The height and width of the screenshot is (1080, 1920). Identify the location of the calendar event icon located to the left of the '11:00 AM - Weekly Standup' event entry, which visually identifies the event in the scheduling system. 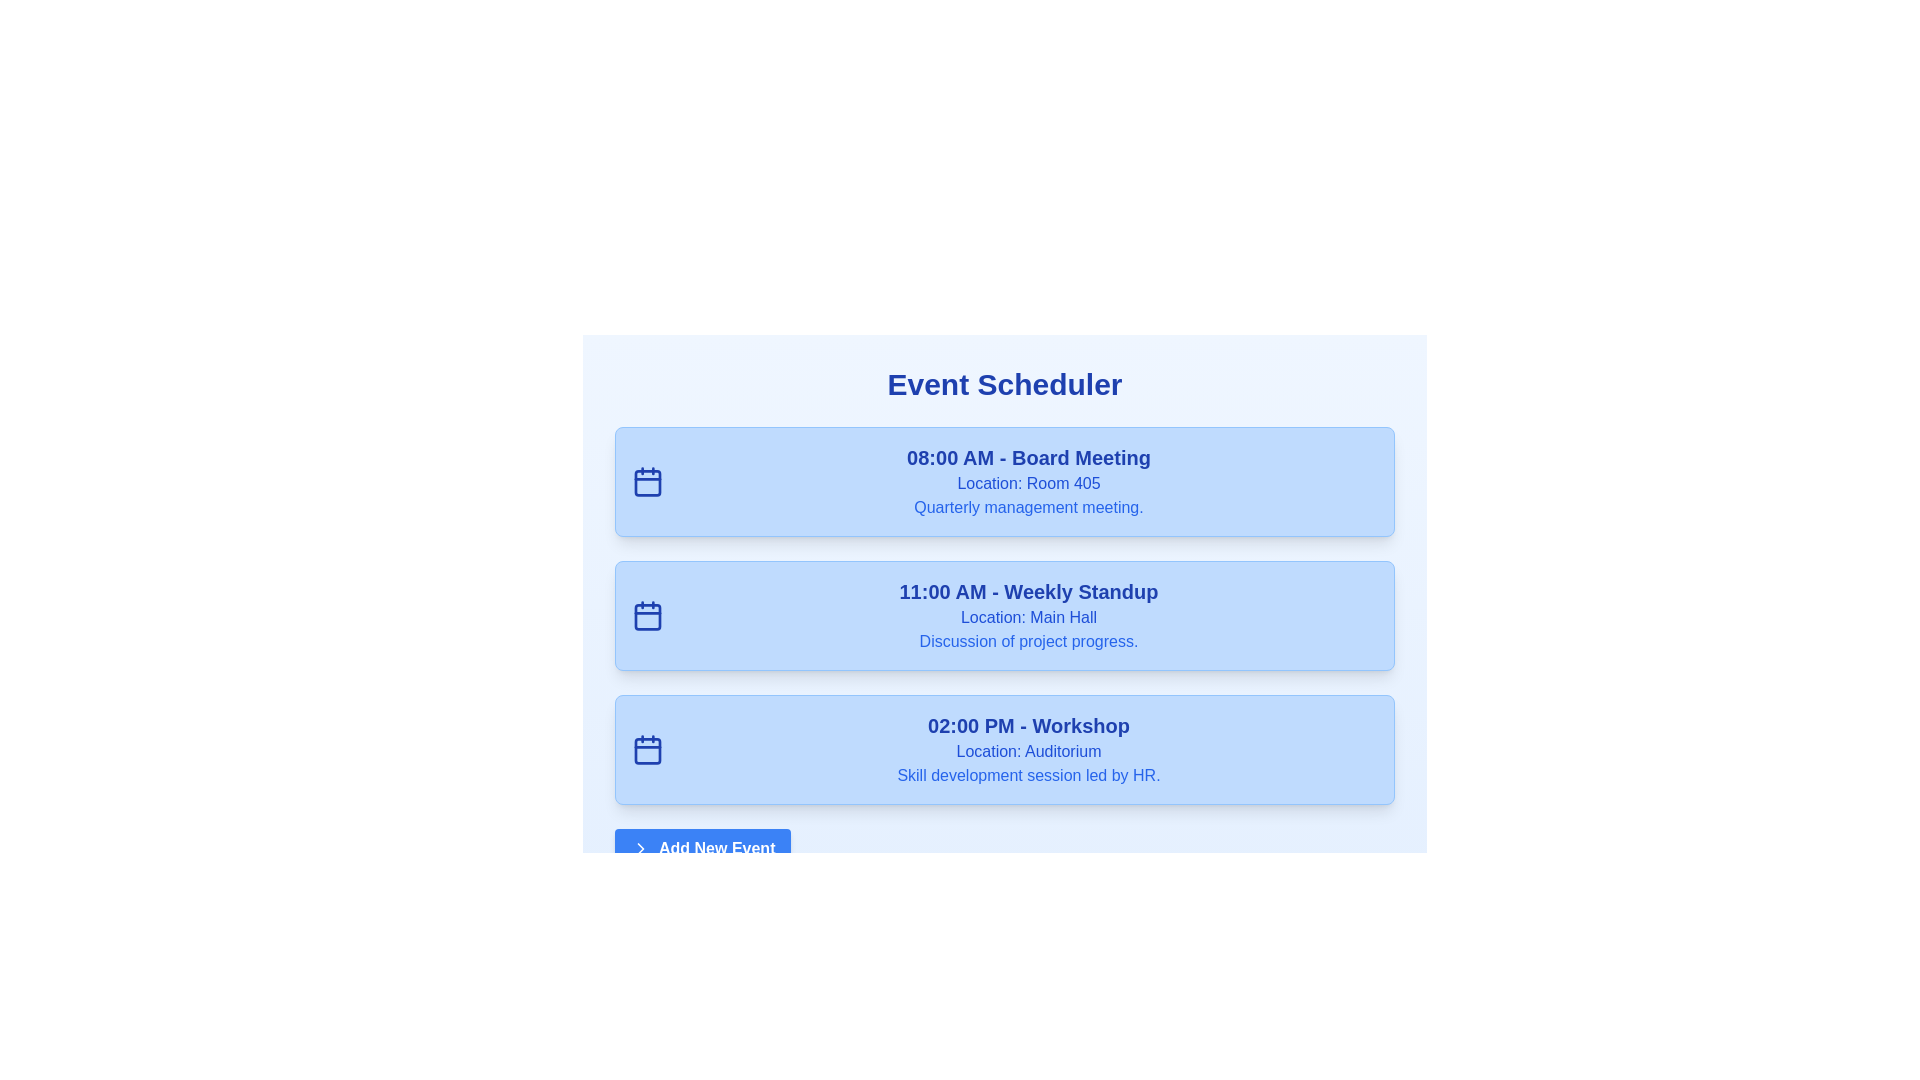
(648, 615).